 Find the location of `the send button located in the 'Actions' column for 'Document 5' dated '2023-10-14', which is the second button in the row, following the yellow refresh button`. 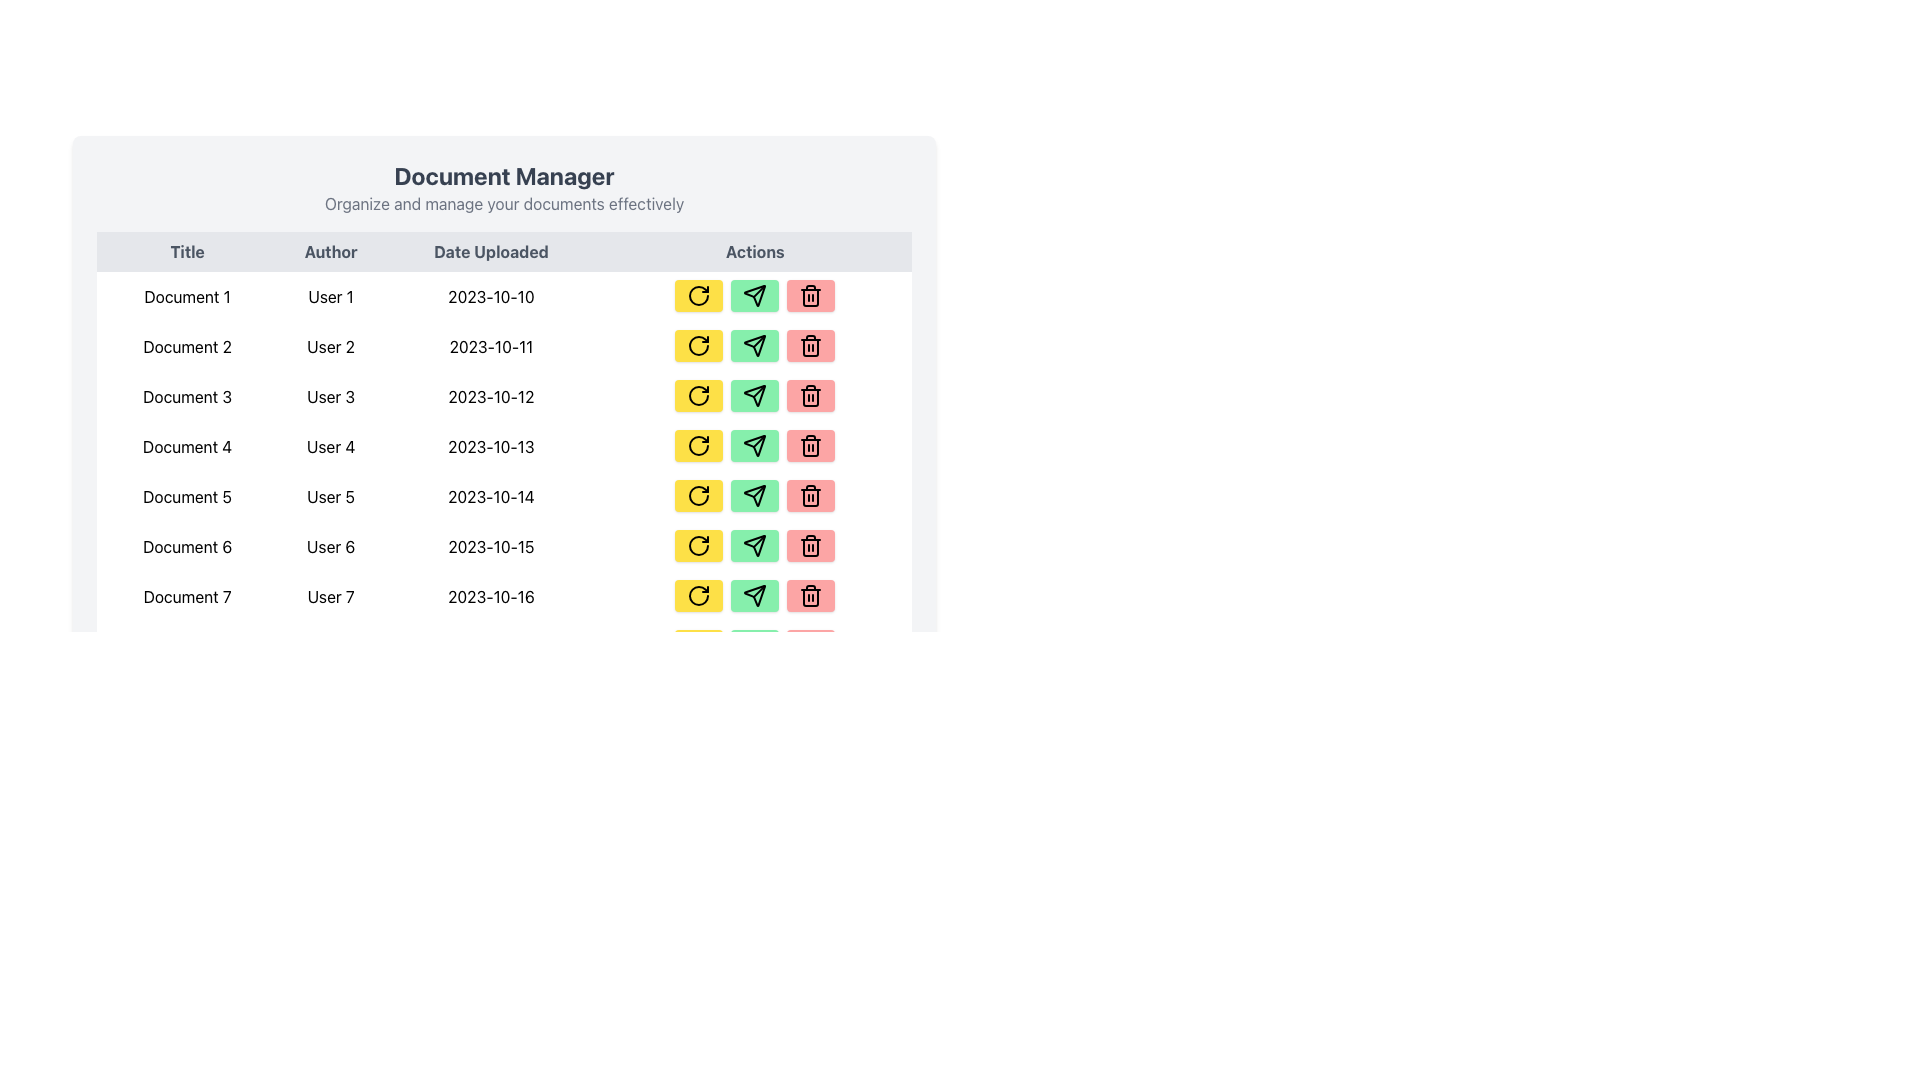

the send button located in the 'Actions' column for 'Document 5' dated '2023-10-14', which is the second button in the row, following the yellow refresh button is located at coordinates (754, 496).